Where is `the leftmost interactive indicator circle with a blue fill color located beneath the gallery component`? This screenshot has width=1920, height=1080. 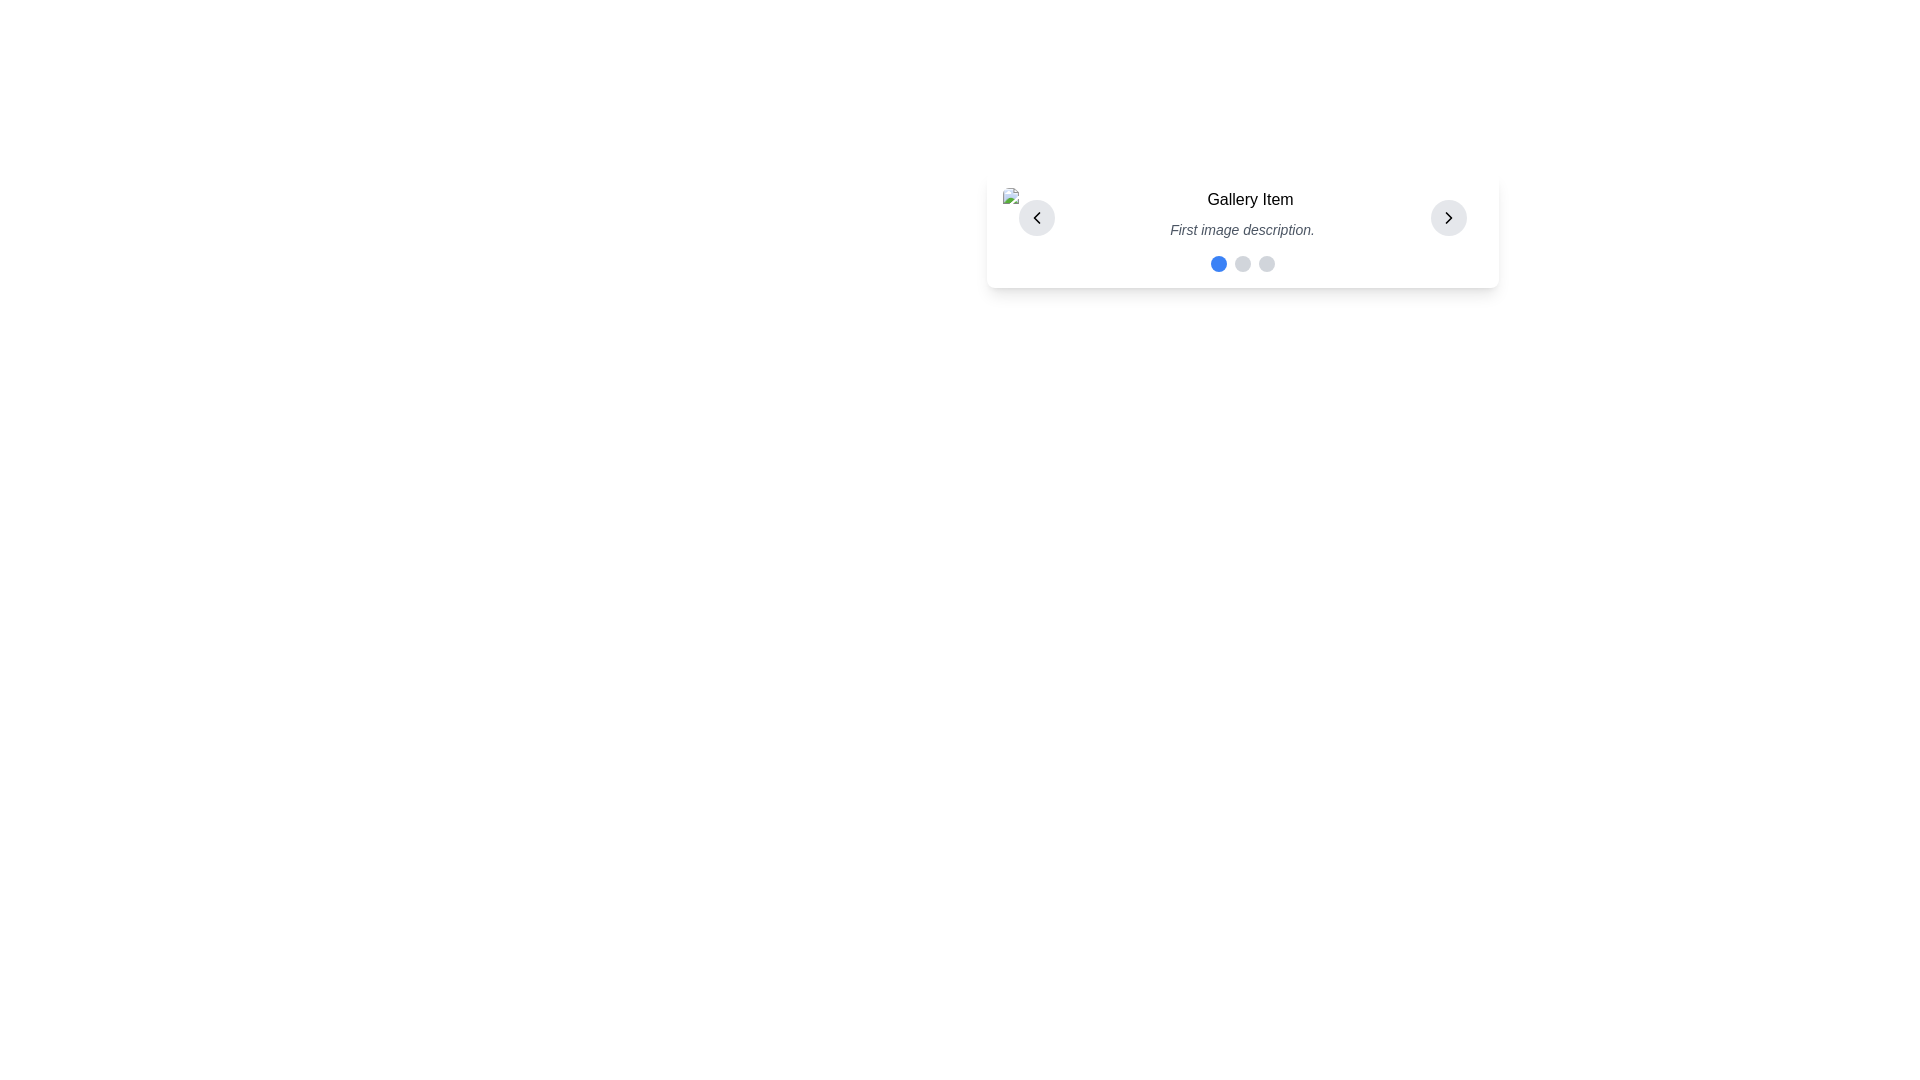 the leftmost interactive indicator circle with a blue fill color located beneath the gallery component is located at coordinates (1217, 262).